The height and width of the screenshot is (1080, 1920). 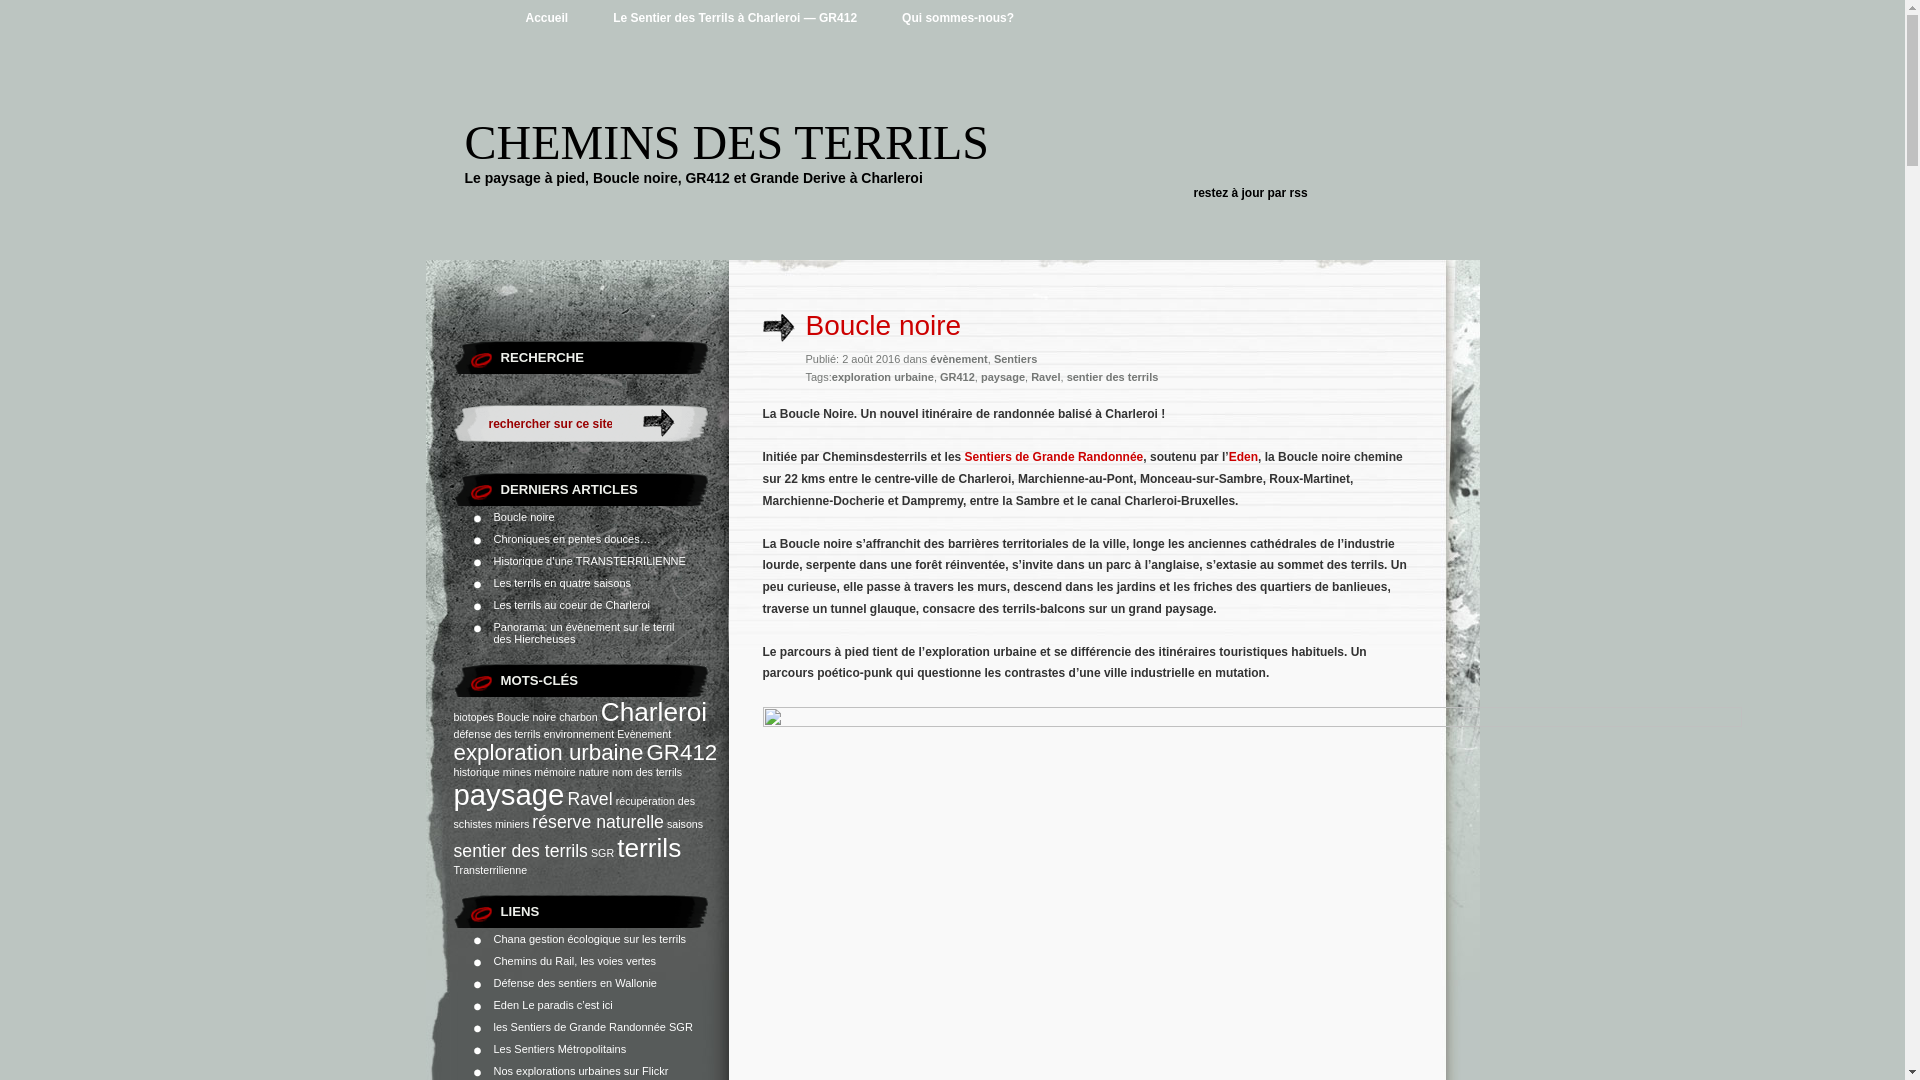 I want to click on 'Les terrils en quatre saisons', so click(x=561, y=582).